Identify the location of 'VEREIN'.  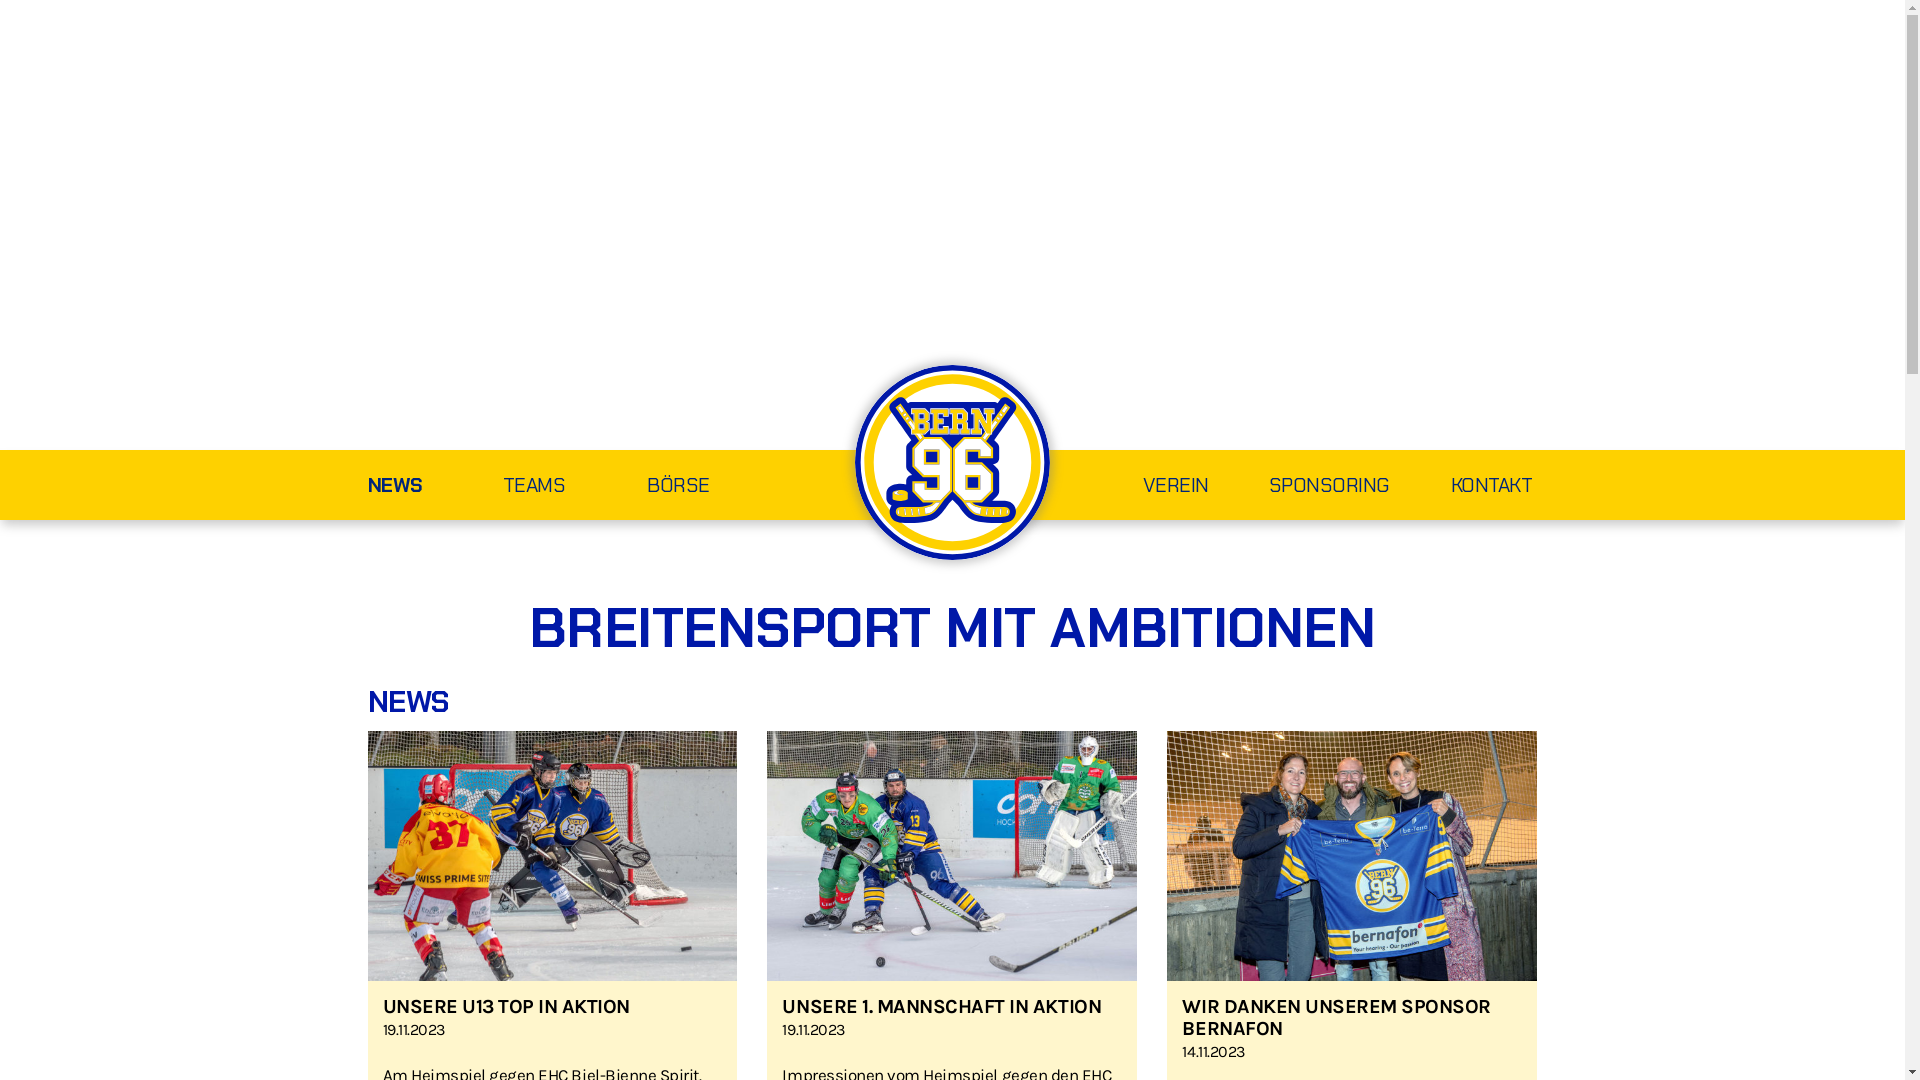
(1146, 487).